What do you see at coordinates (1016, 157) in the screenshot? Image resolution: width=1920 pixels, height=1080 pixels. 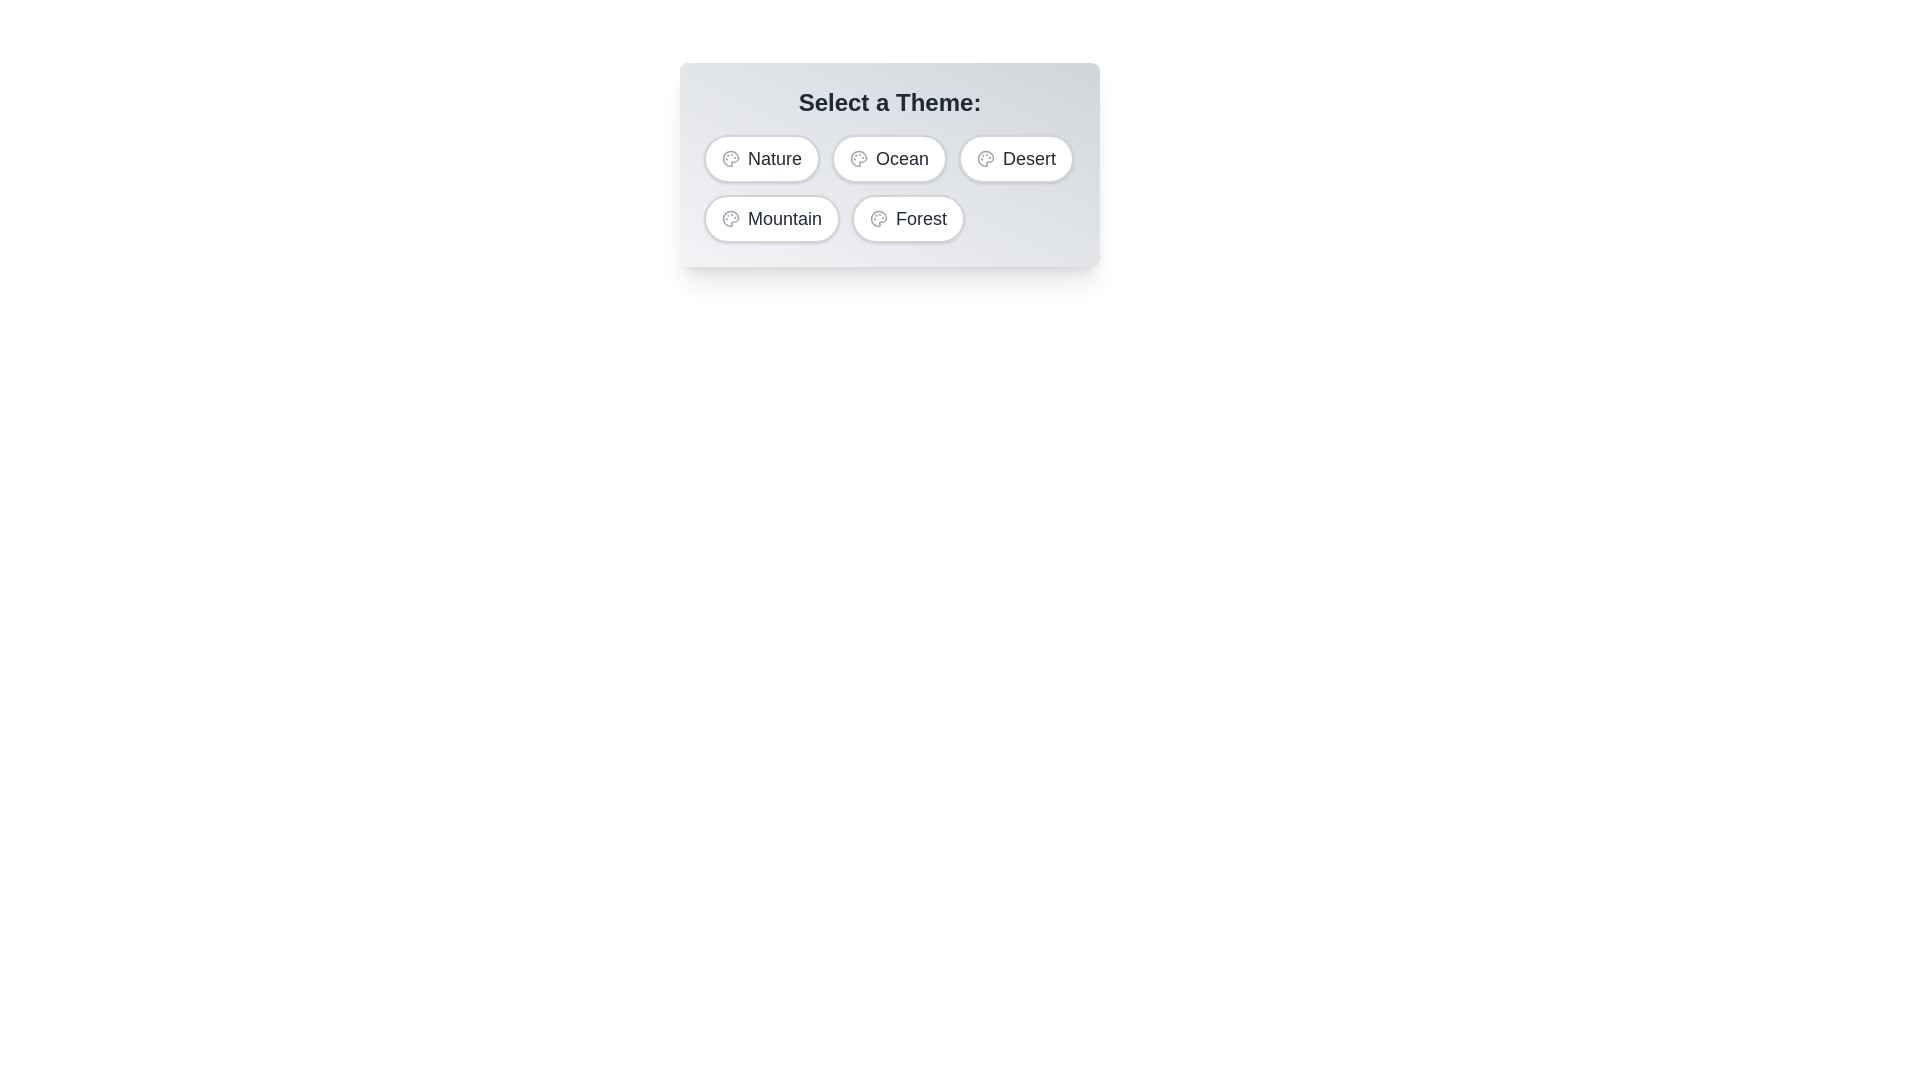 I see `the Desert button to select it` at bounding box center [1016, 157].